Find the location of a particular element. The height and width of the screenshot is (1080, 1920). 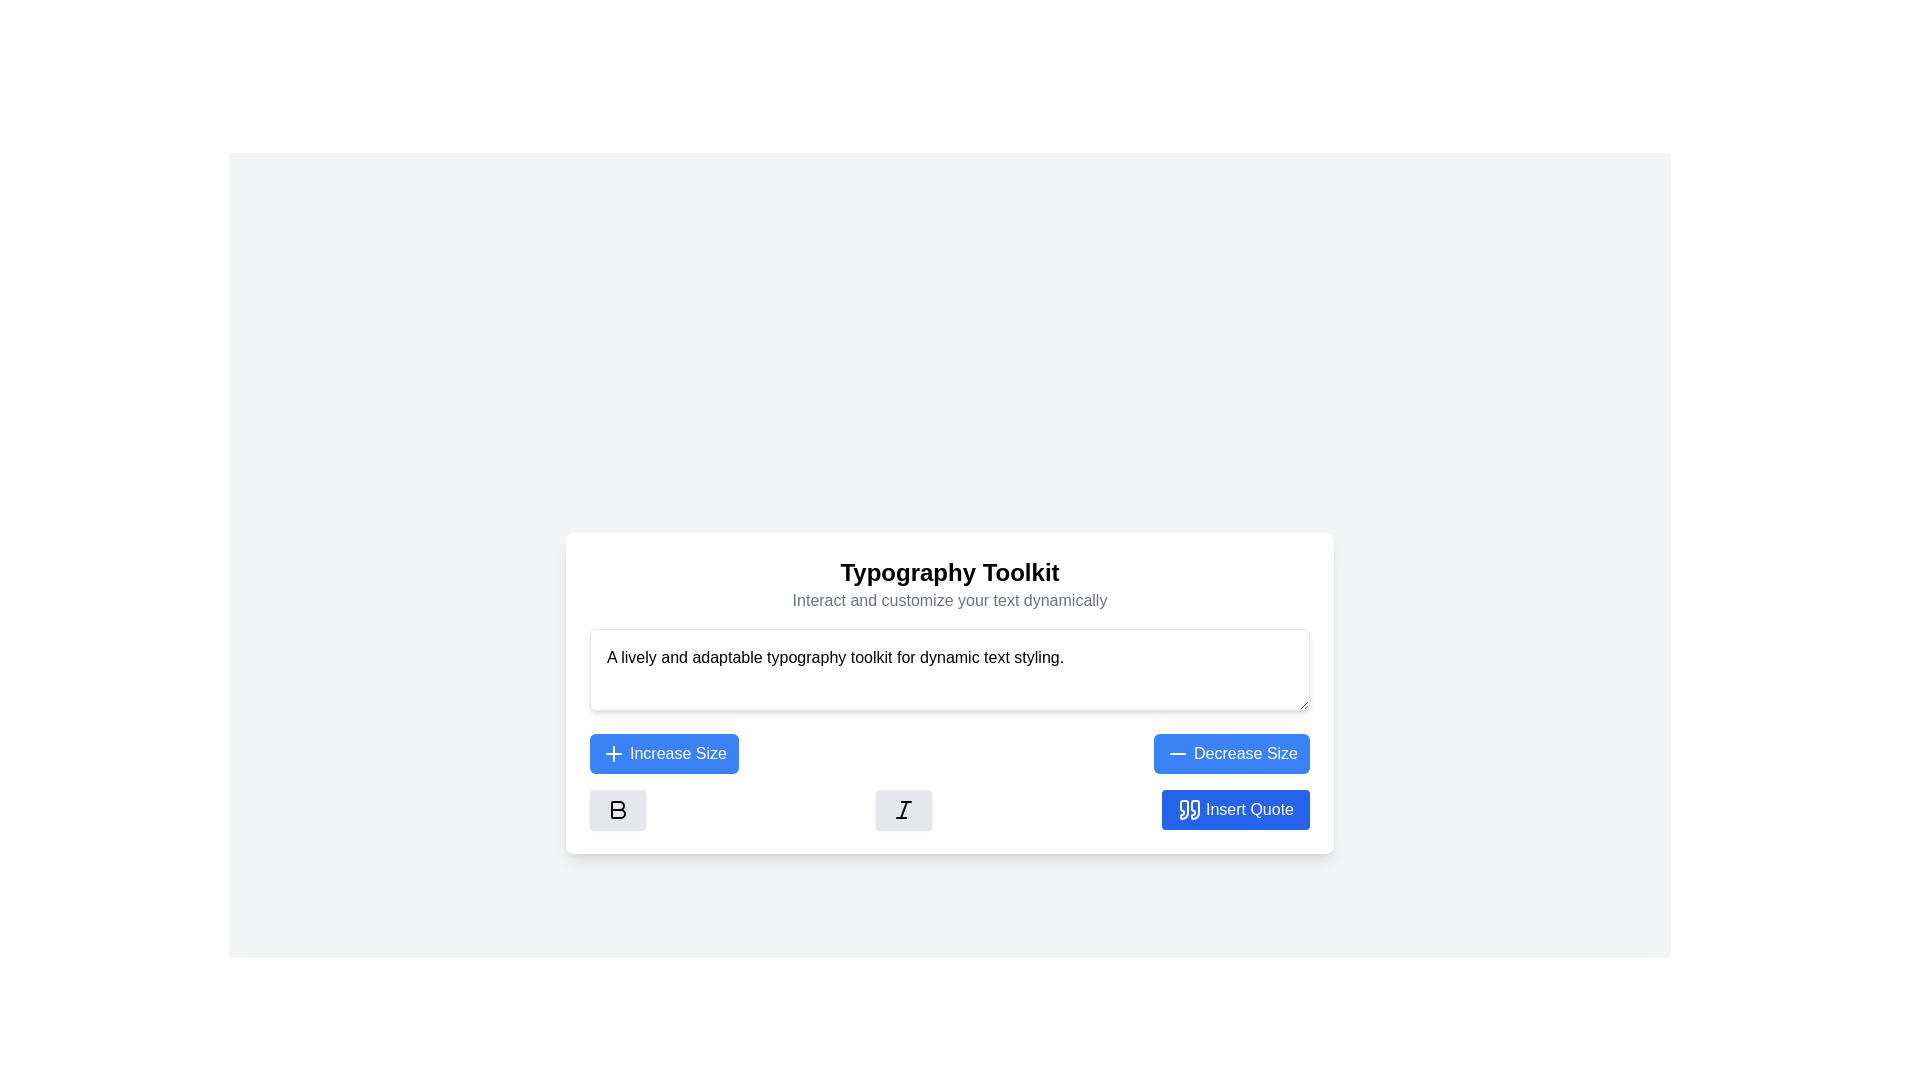

the leftmost button in the row of three buttons below the text input area is located at coordinates (617, 808).